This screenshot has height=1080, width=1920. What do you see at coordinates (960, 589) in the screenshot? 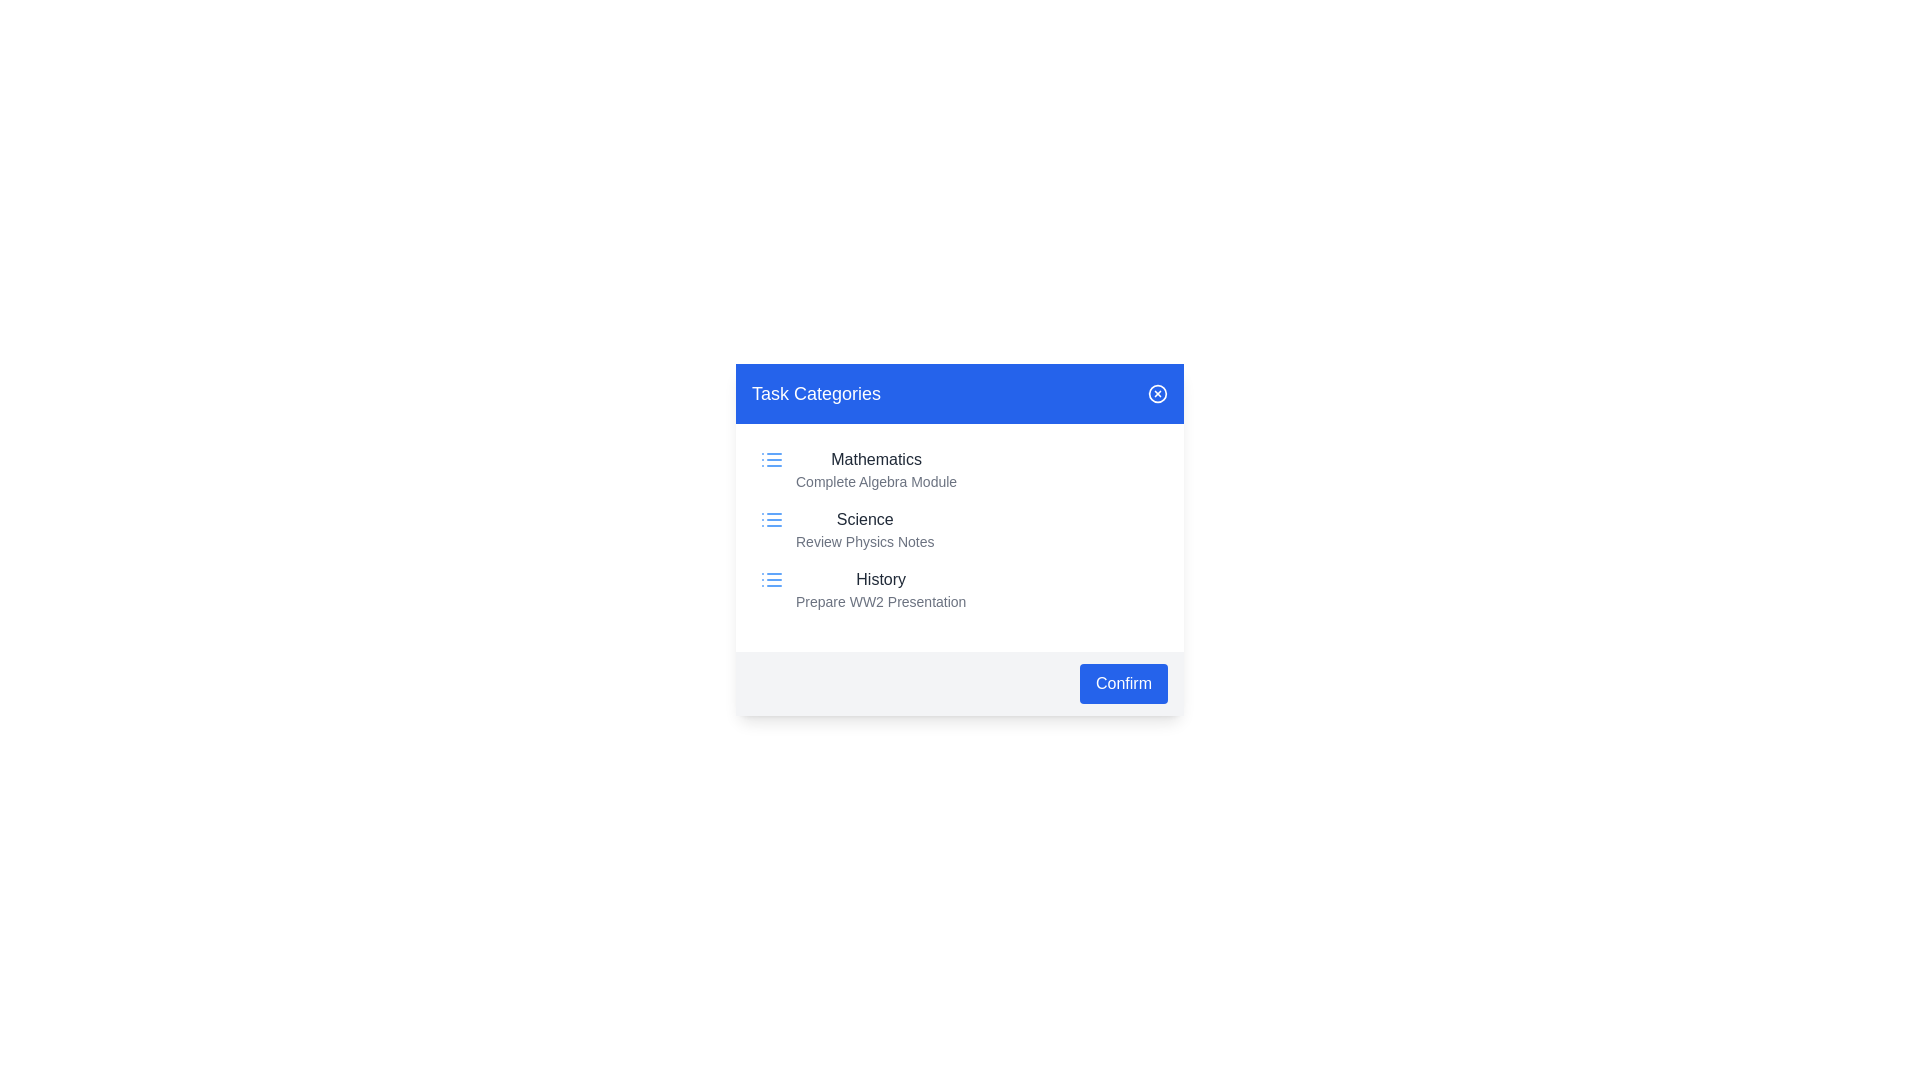
I see `the category item History to highlight it` at bounding box center [960, 589].